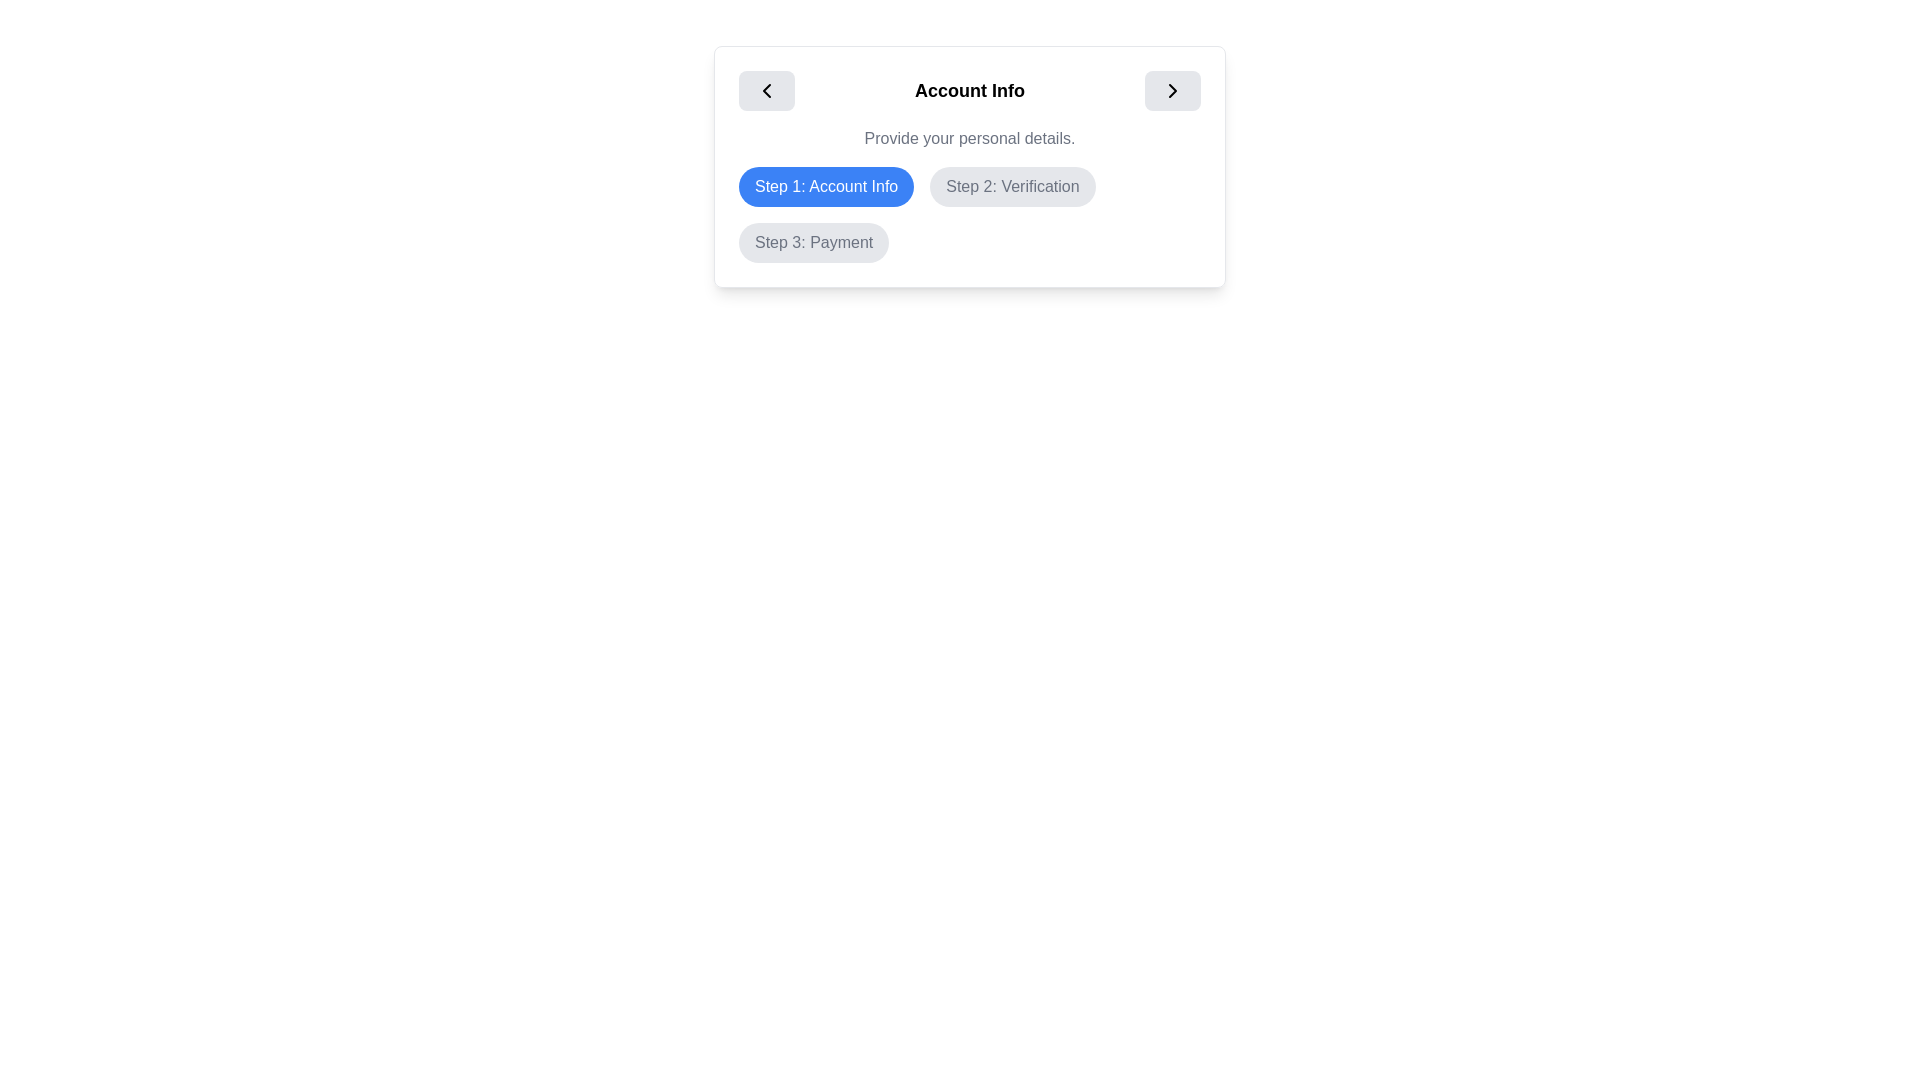 This screenshot has width=1920, height=1080. I want to click on the 'Payment' step label button, which signifies the third step in the sequence of actions under 'Account Info', so click(814, 242).